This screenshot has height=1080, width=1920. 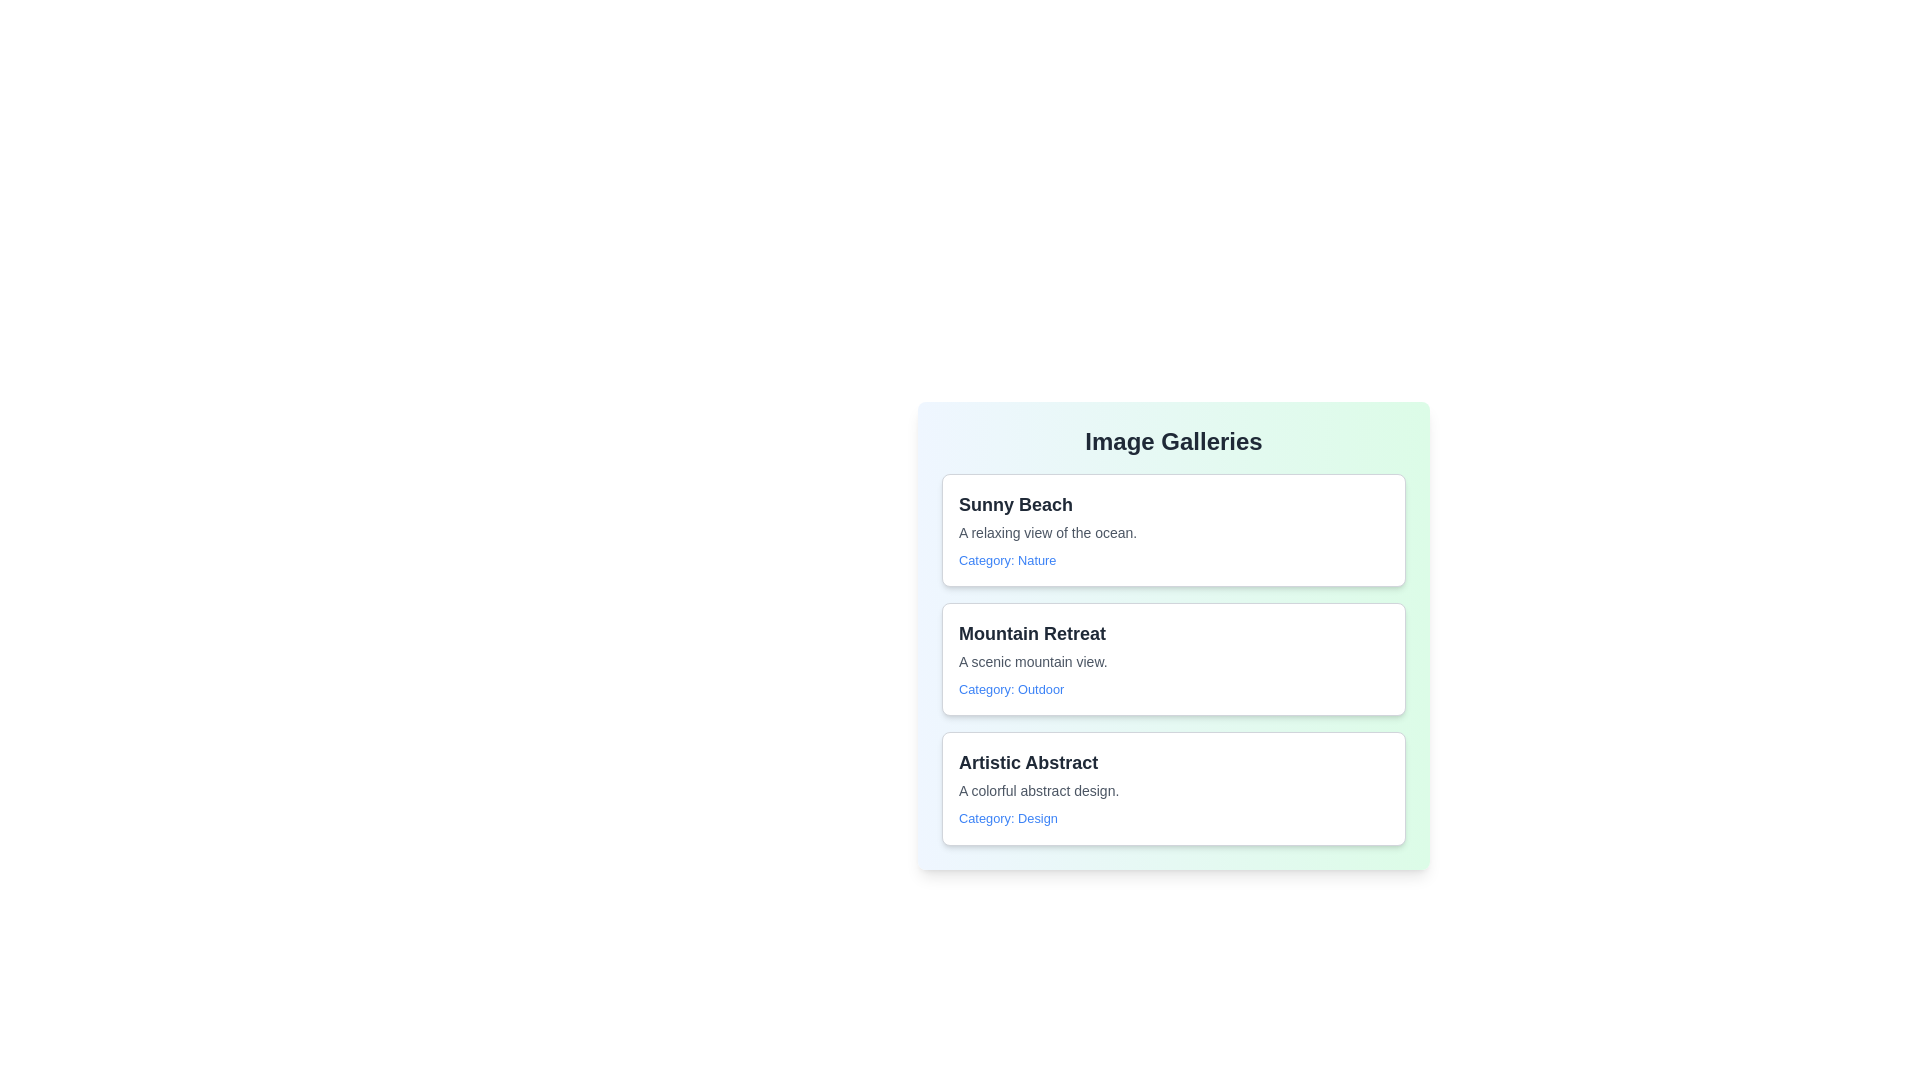 What do you see at coordinates (1174, 659) in the screenshot?
I see `the gallery item Mountain Retreat from the list` at bounding box center [1174, 659].